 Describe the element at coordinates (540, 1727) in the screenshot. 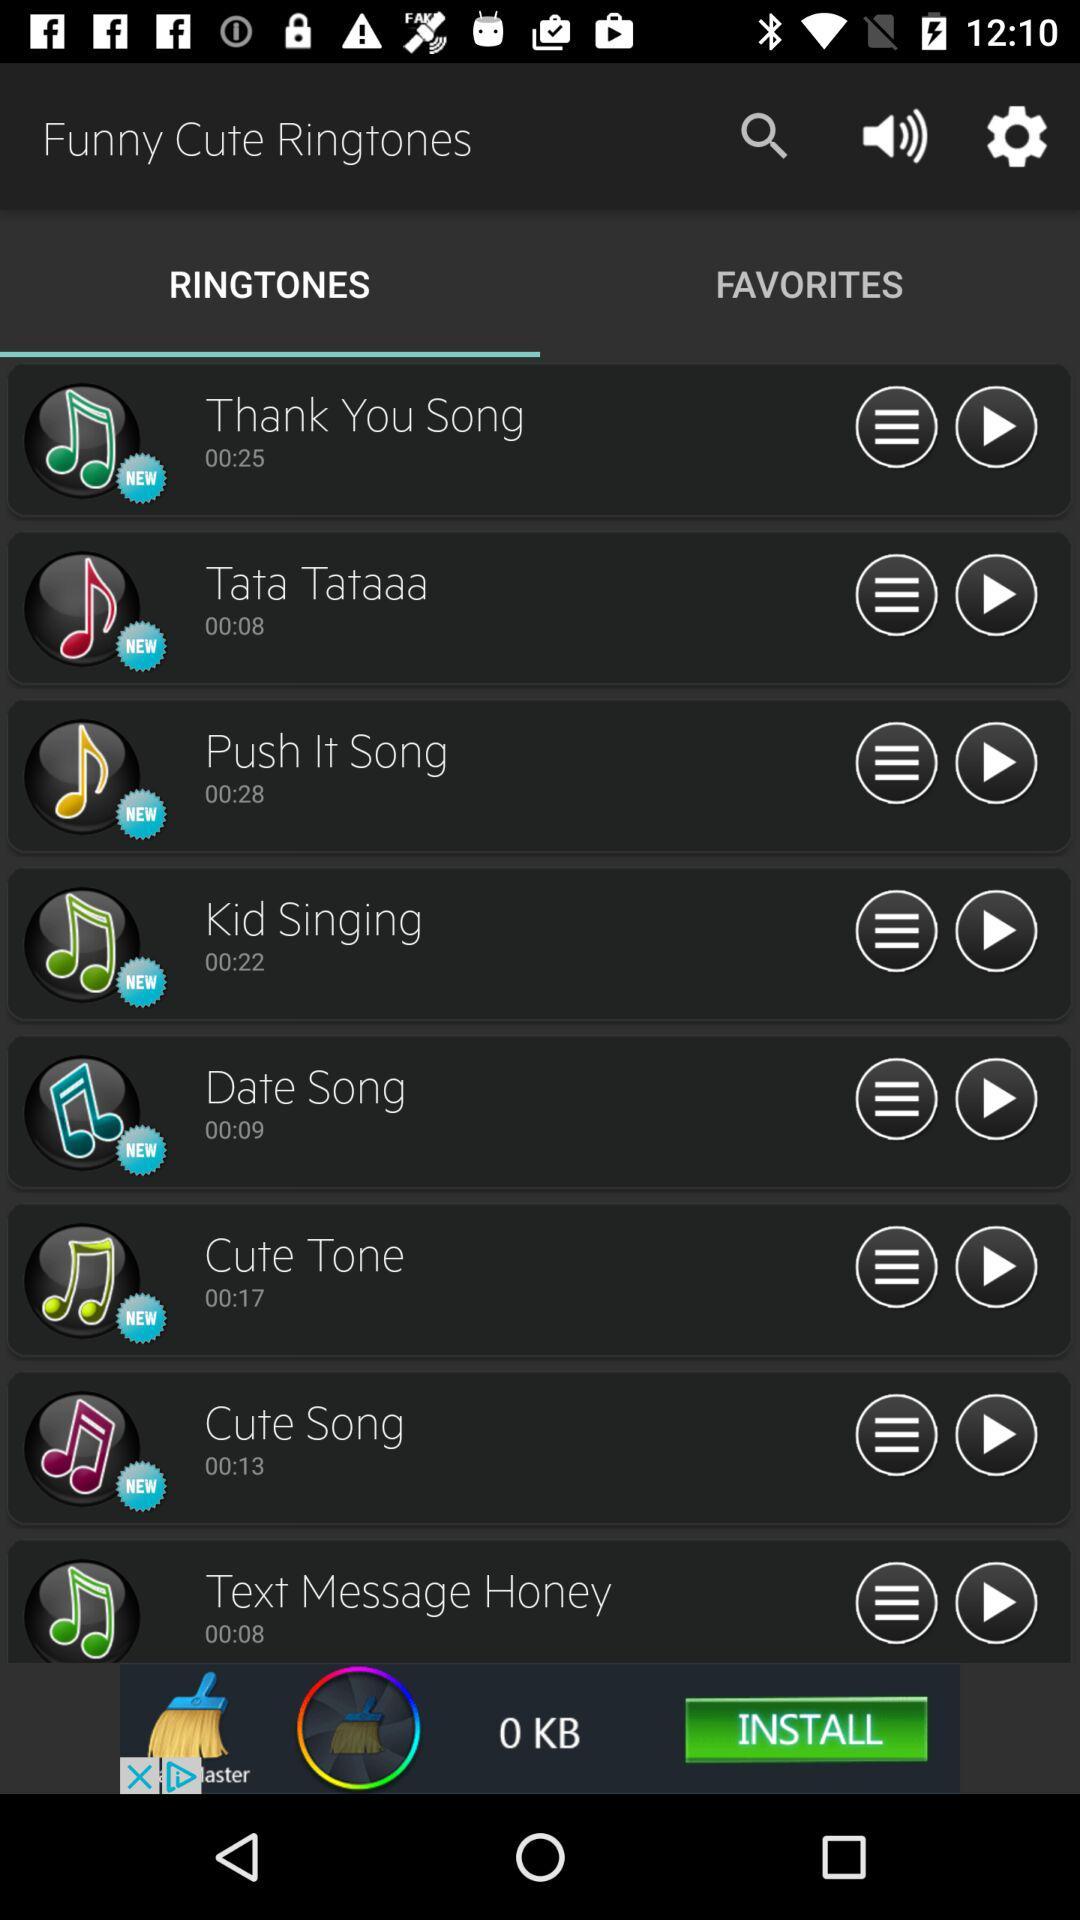

I see `advertisement website` at that location.